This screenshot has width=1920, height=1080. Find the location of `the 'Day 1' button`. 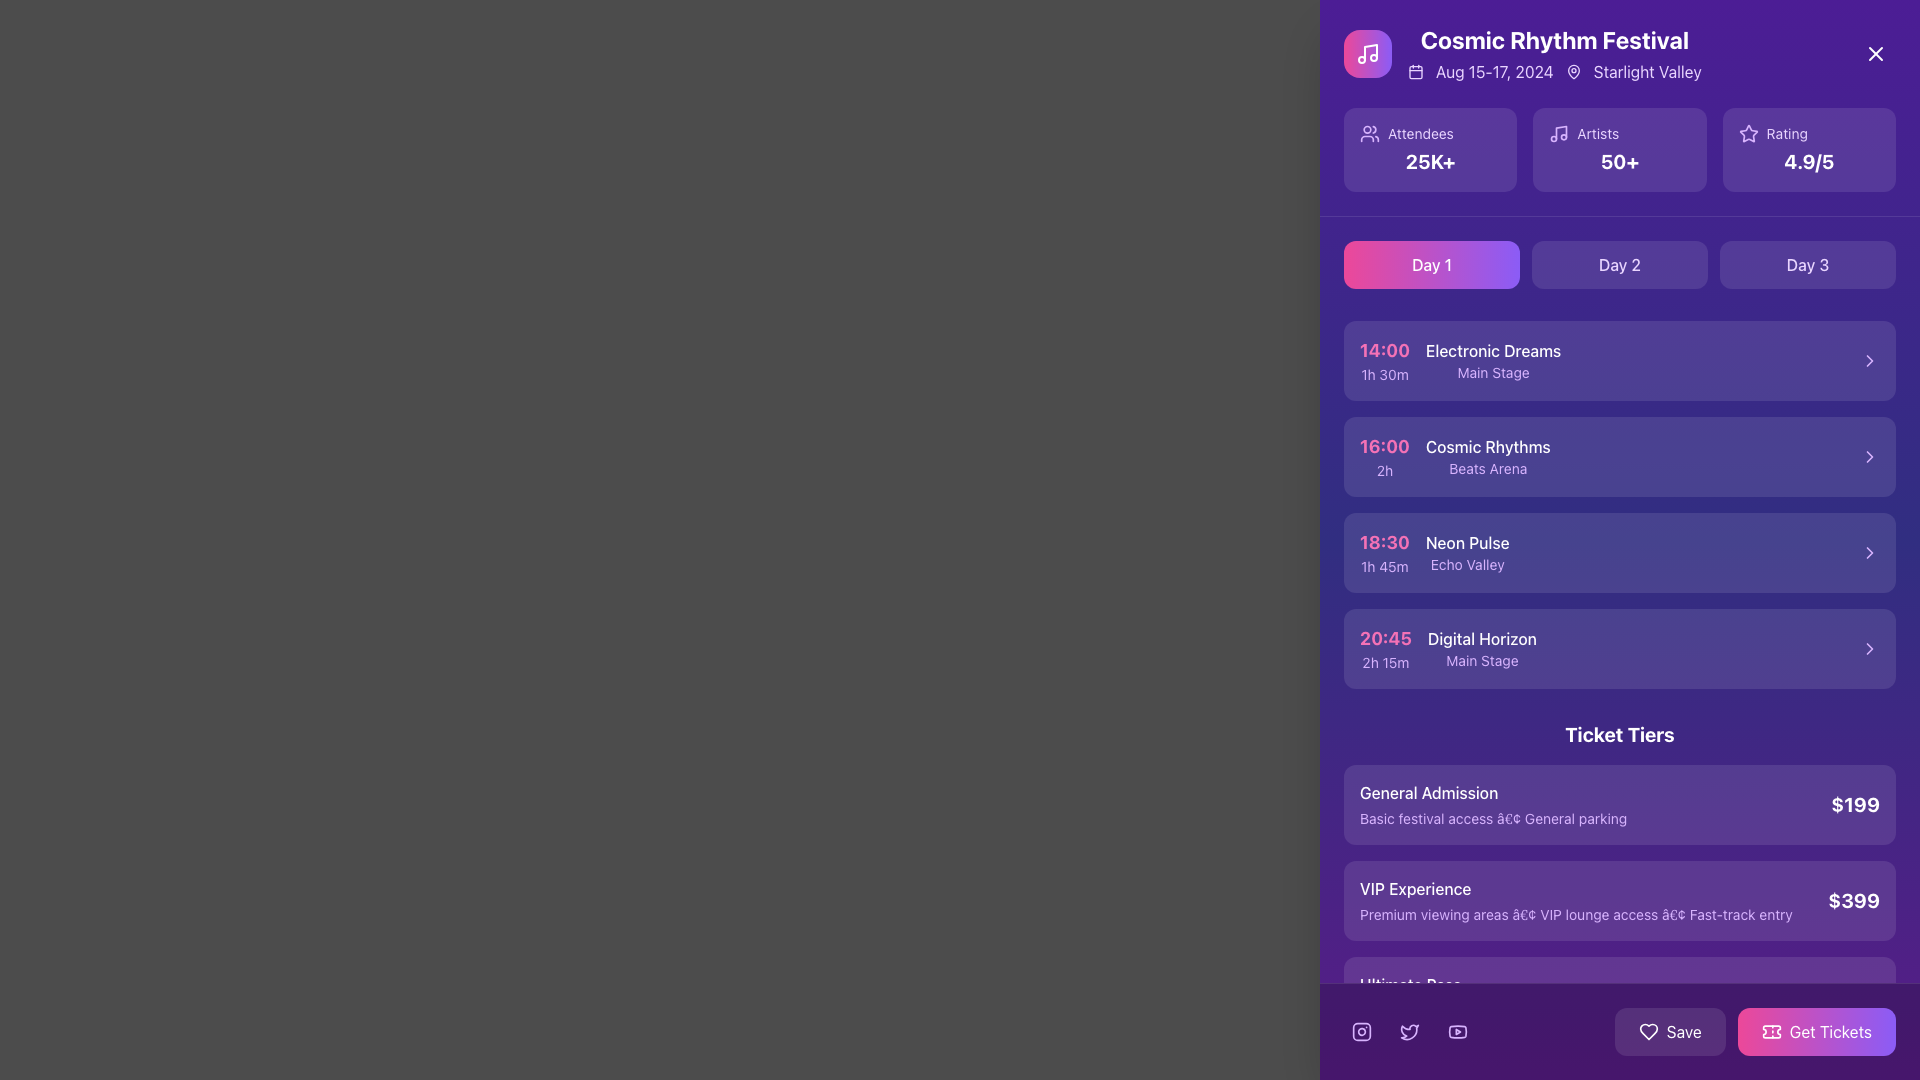

the 'Day 1' button is located at coordinates (1430, 264).